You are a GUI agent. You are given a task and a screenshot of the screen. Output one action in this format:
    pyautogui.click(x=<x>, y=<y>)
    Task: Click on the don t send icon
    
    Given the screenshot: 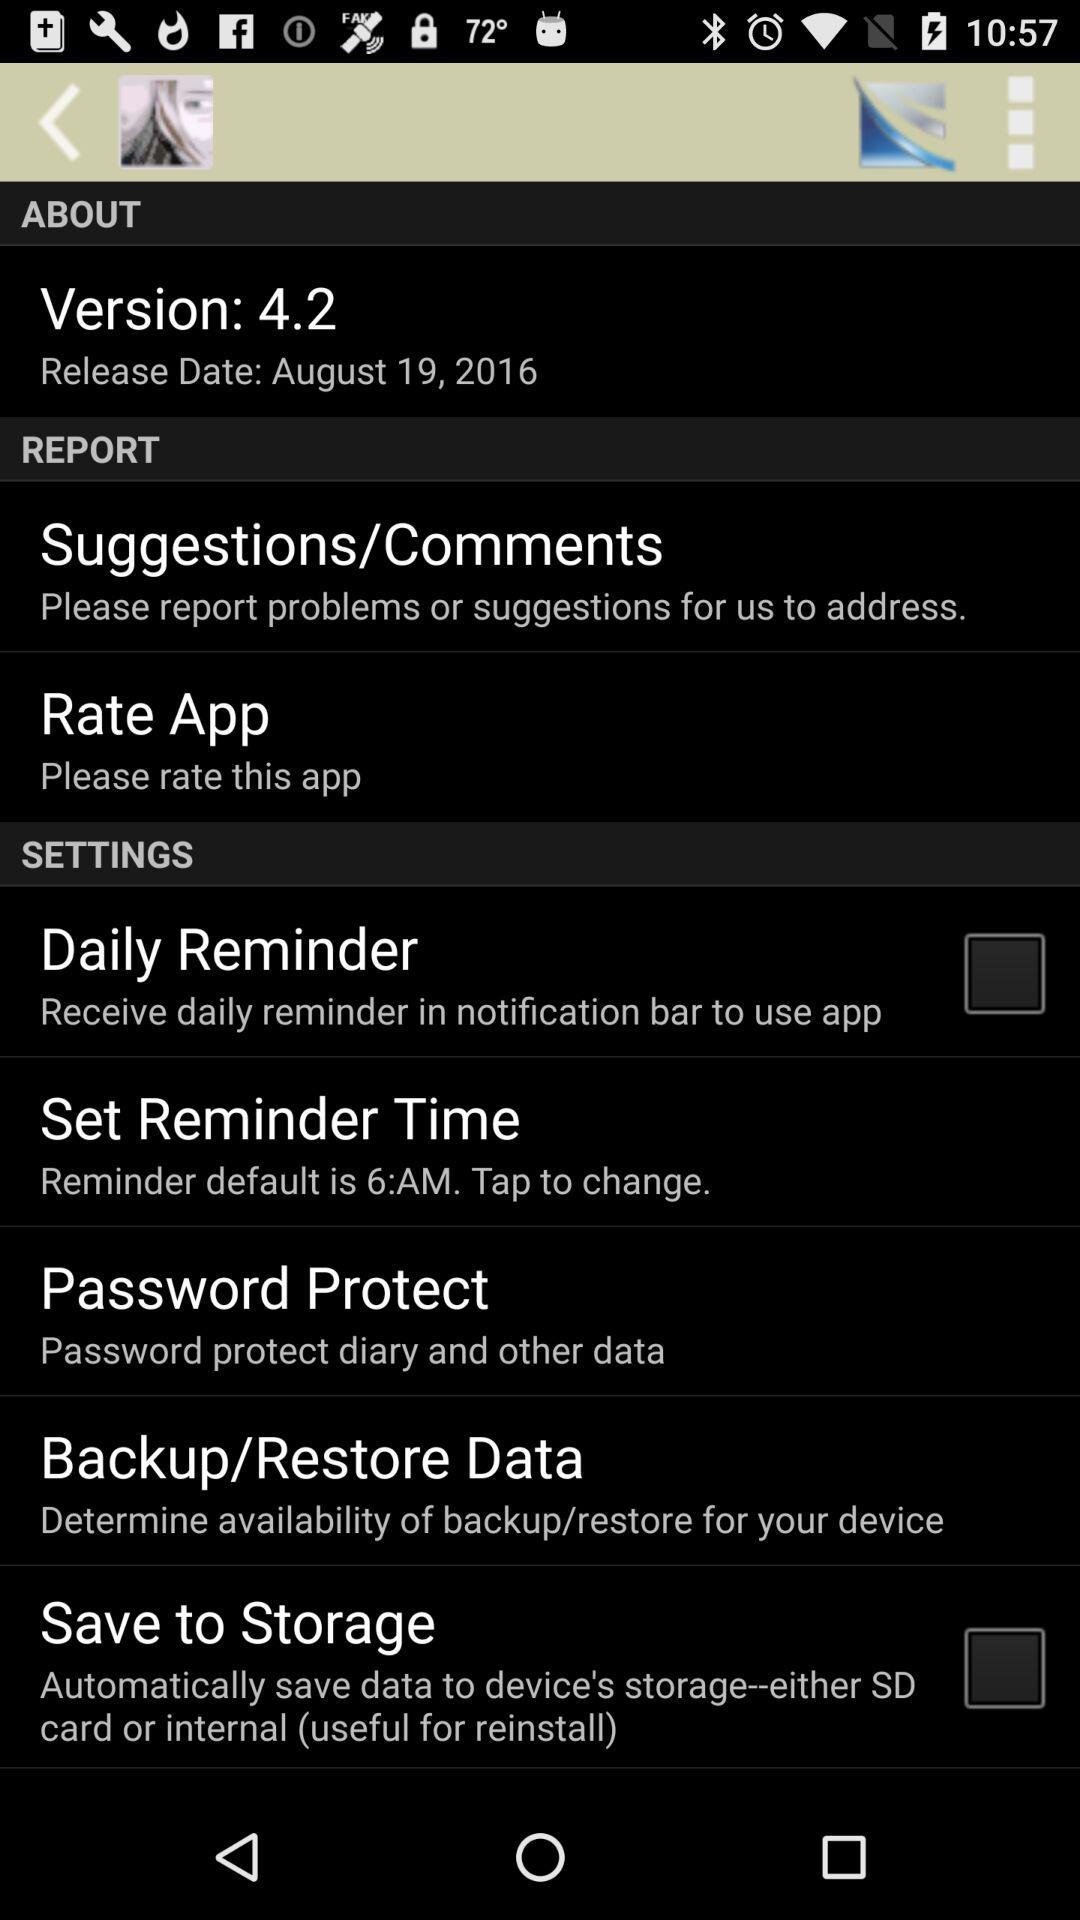 What is the action you would take?
    pyautogui.click(x=238, y=1789)
    